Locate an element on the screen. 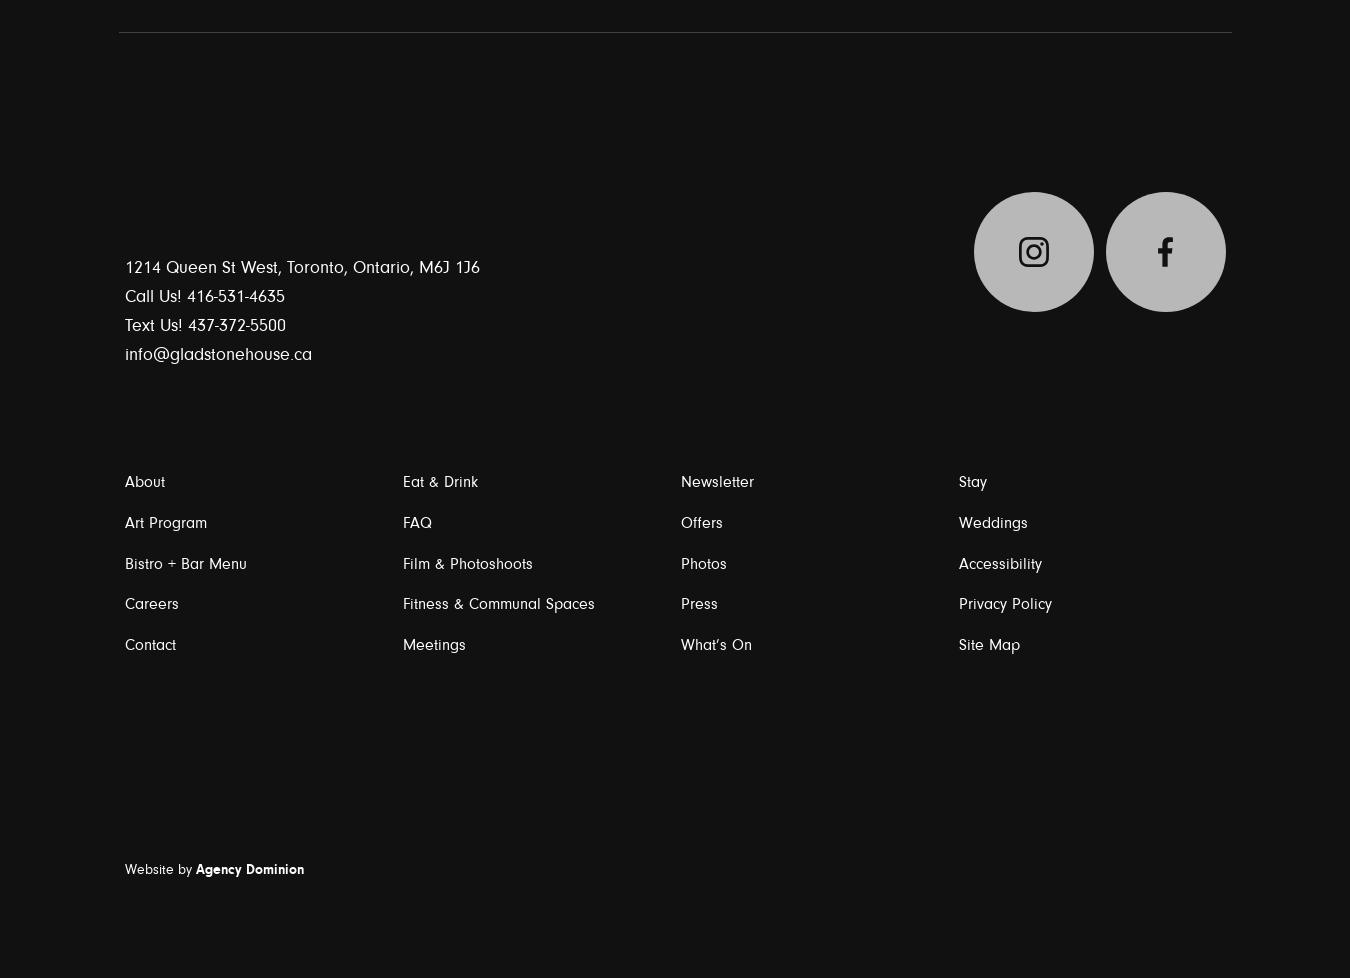  'Text Us! 437-372-5500' is located at coordinates (204, 323).